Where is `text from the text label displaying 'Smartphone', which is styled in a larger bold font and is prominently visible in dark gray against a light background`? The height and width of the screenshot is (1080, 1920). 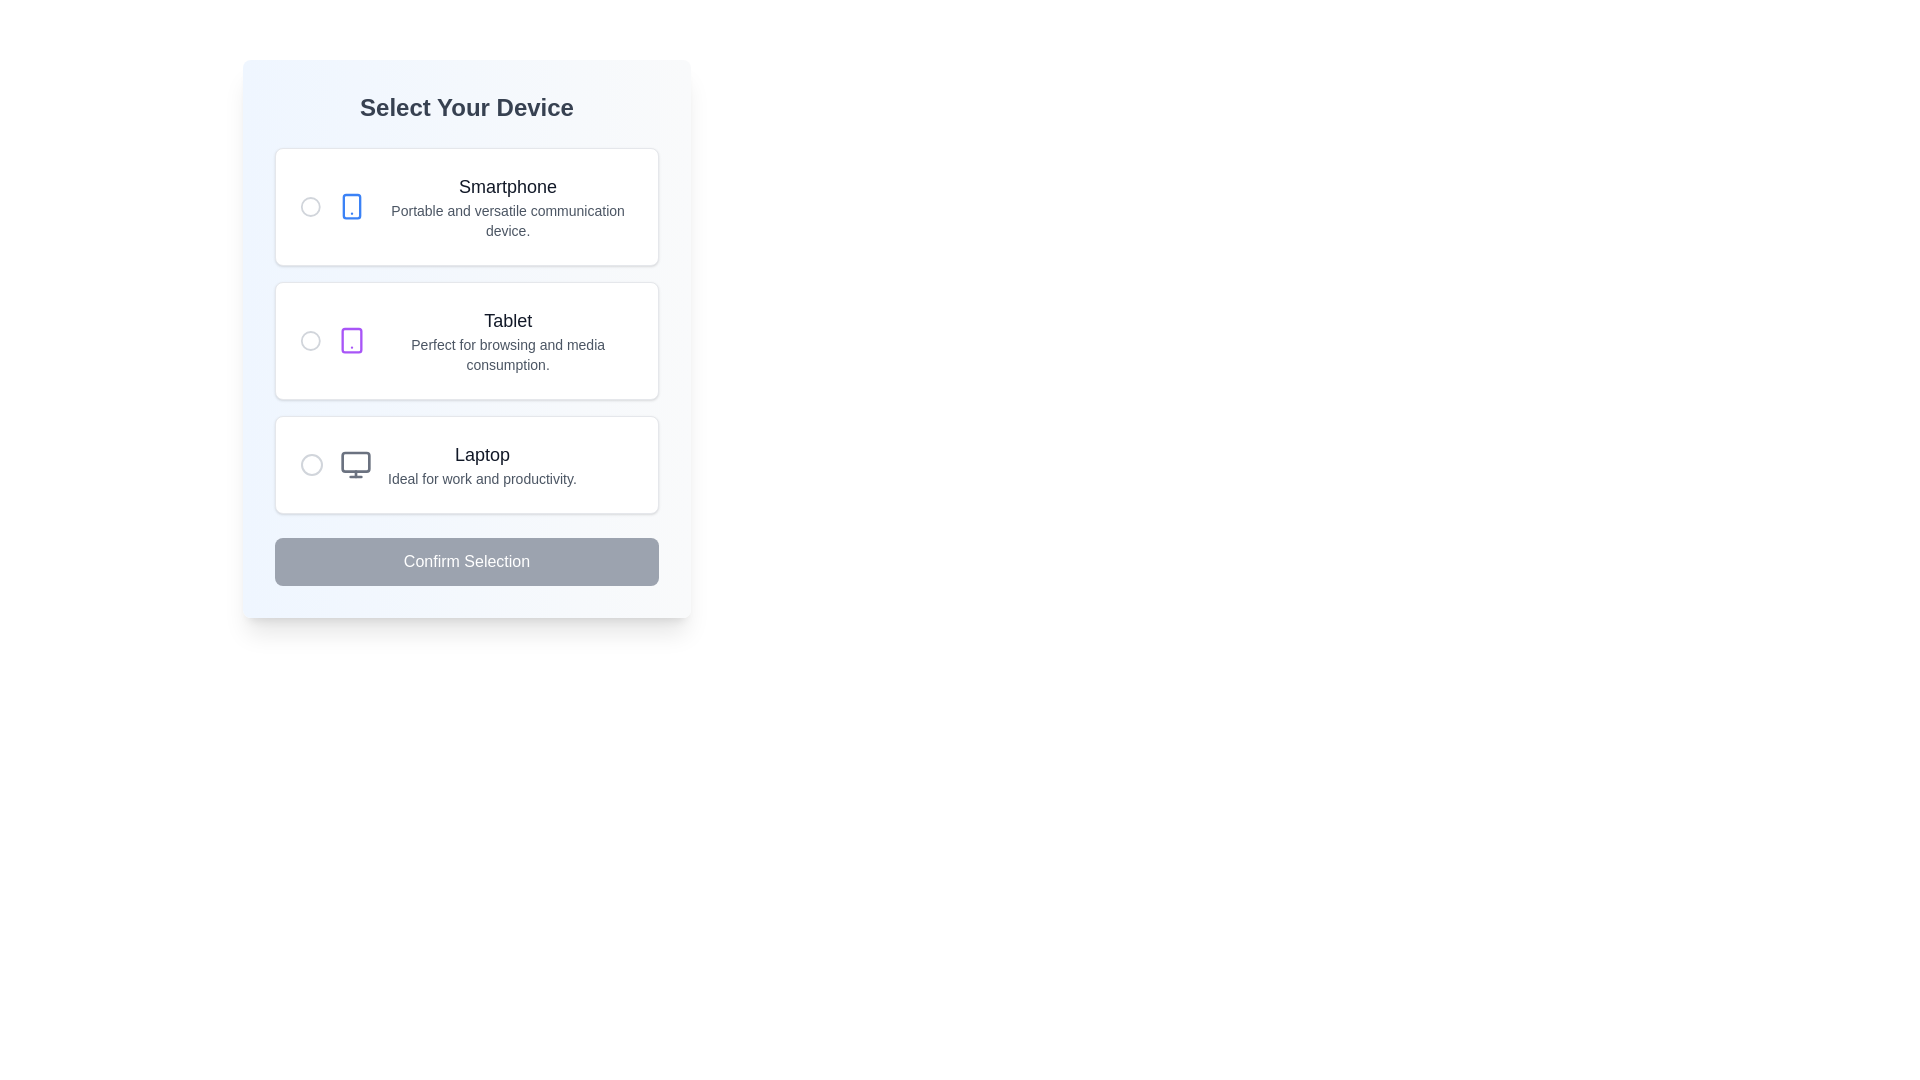 text from the text label displaying 'Smartphone', which is styled in a larger bold font and is prominently visible in dark gray against a light background is located at coordinates (508, 186).